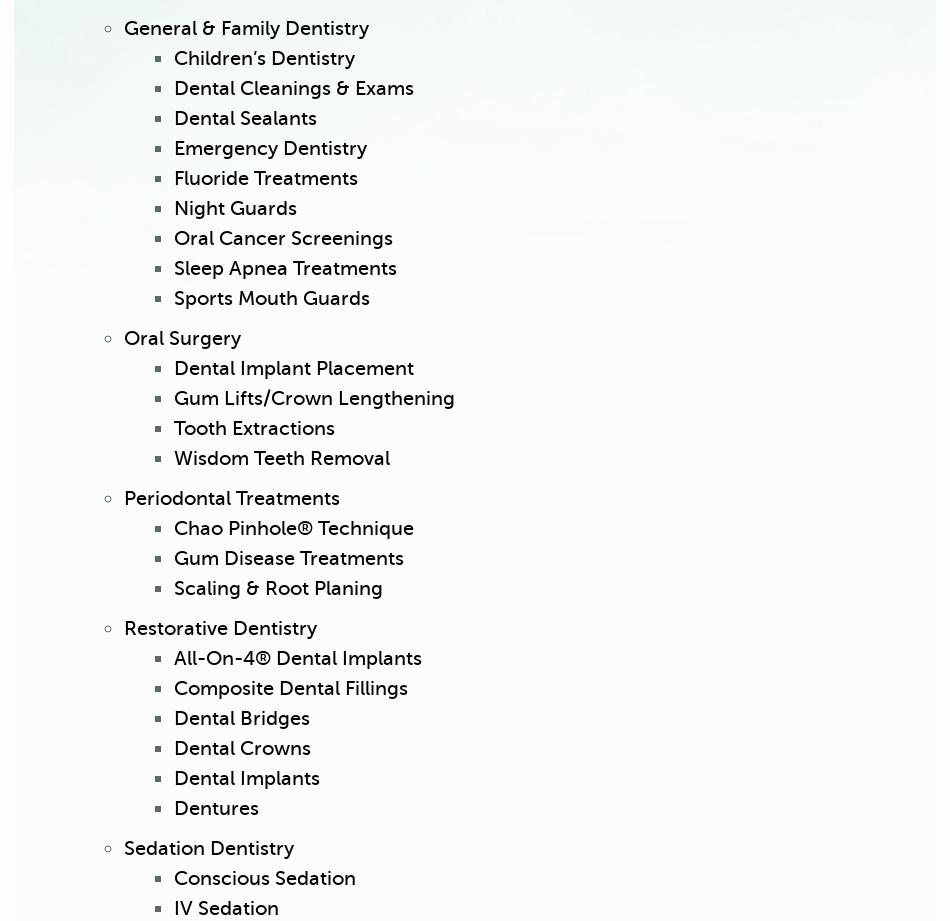  I want to click on 'Dental Implant Placement', so click(293, 368).